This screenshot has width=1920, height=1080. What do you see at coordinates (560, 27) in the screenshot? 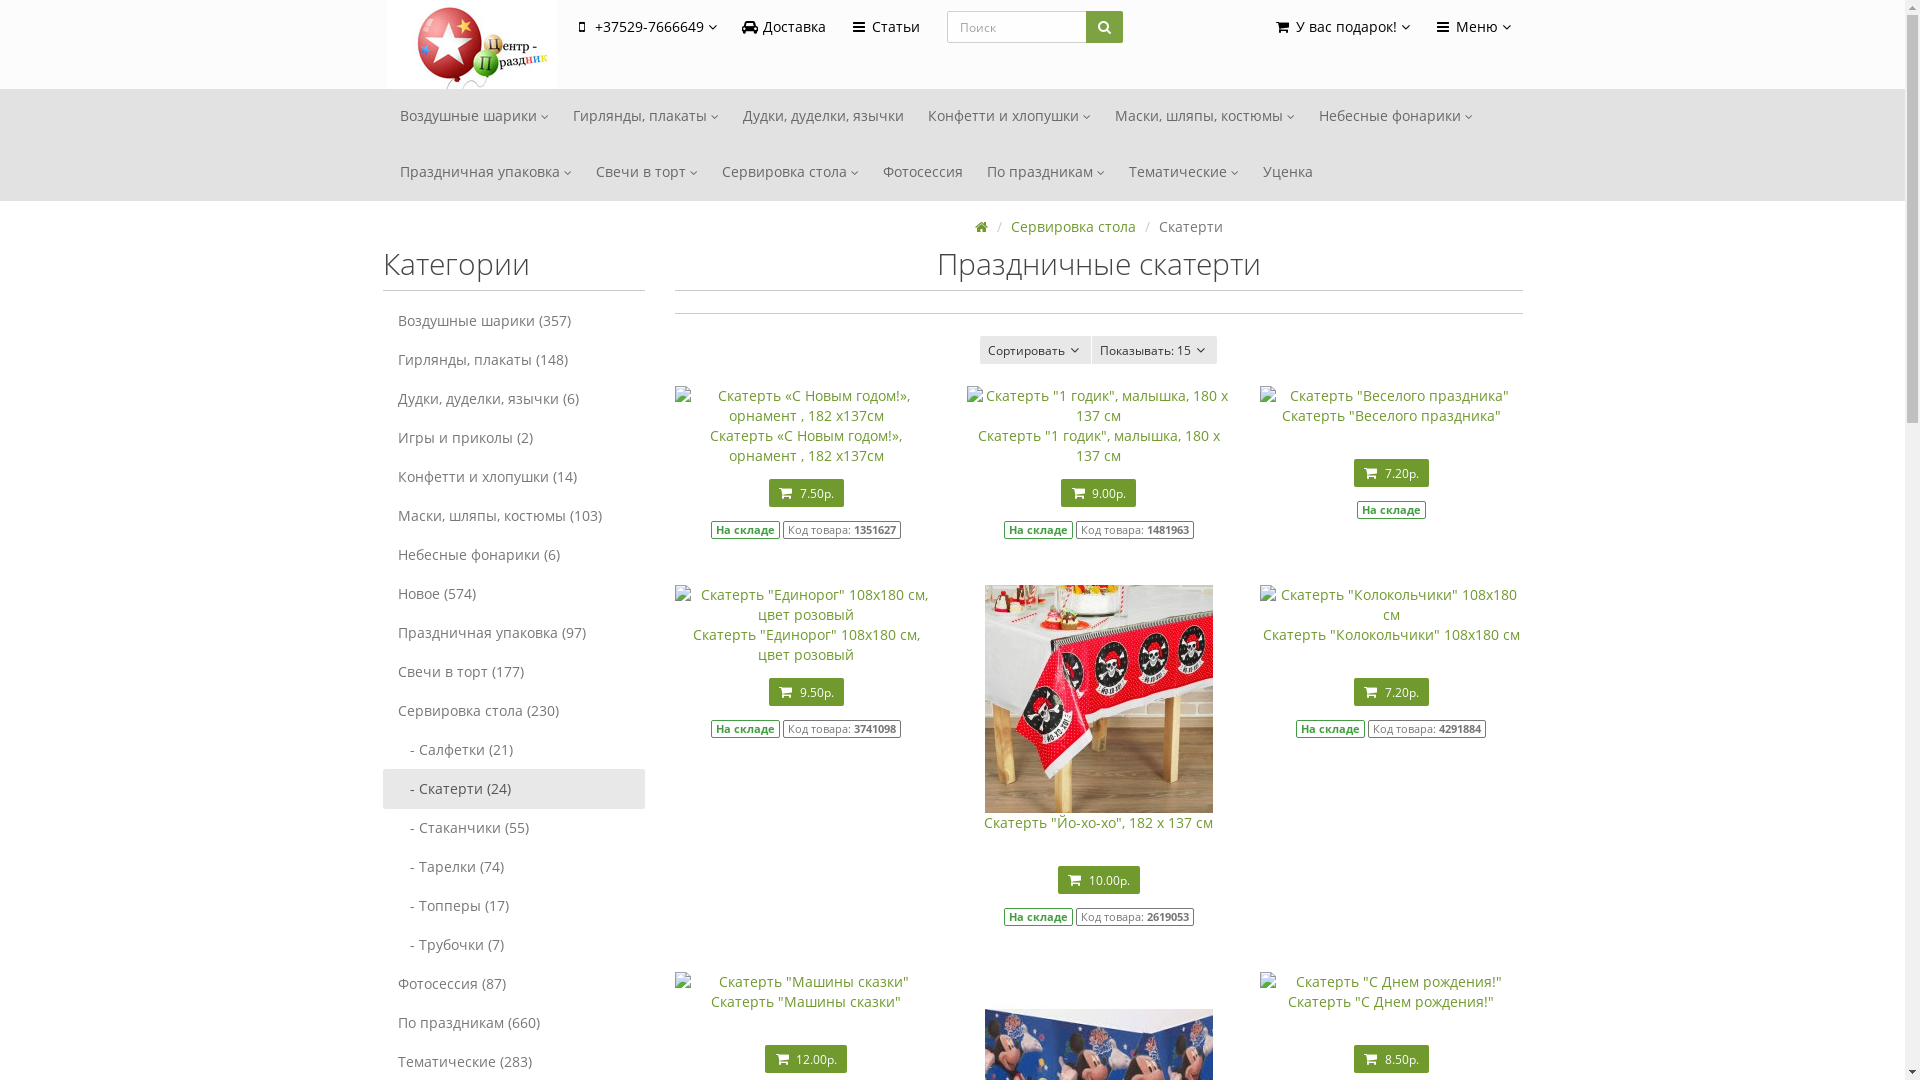
I see `'+37529-7666649'` at bounding box center [560, 27].